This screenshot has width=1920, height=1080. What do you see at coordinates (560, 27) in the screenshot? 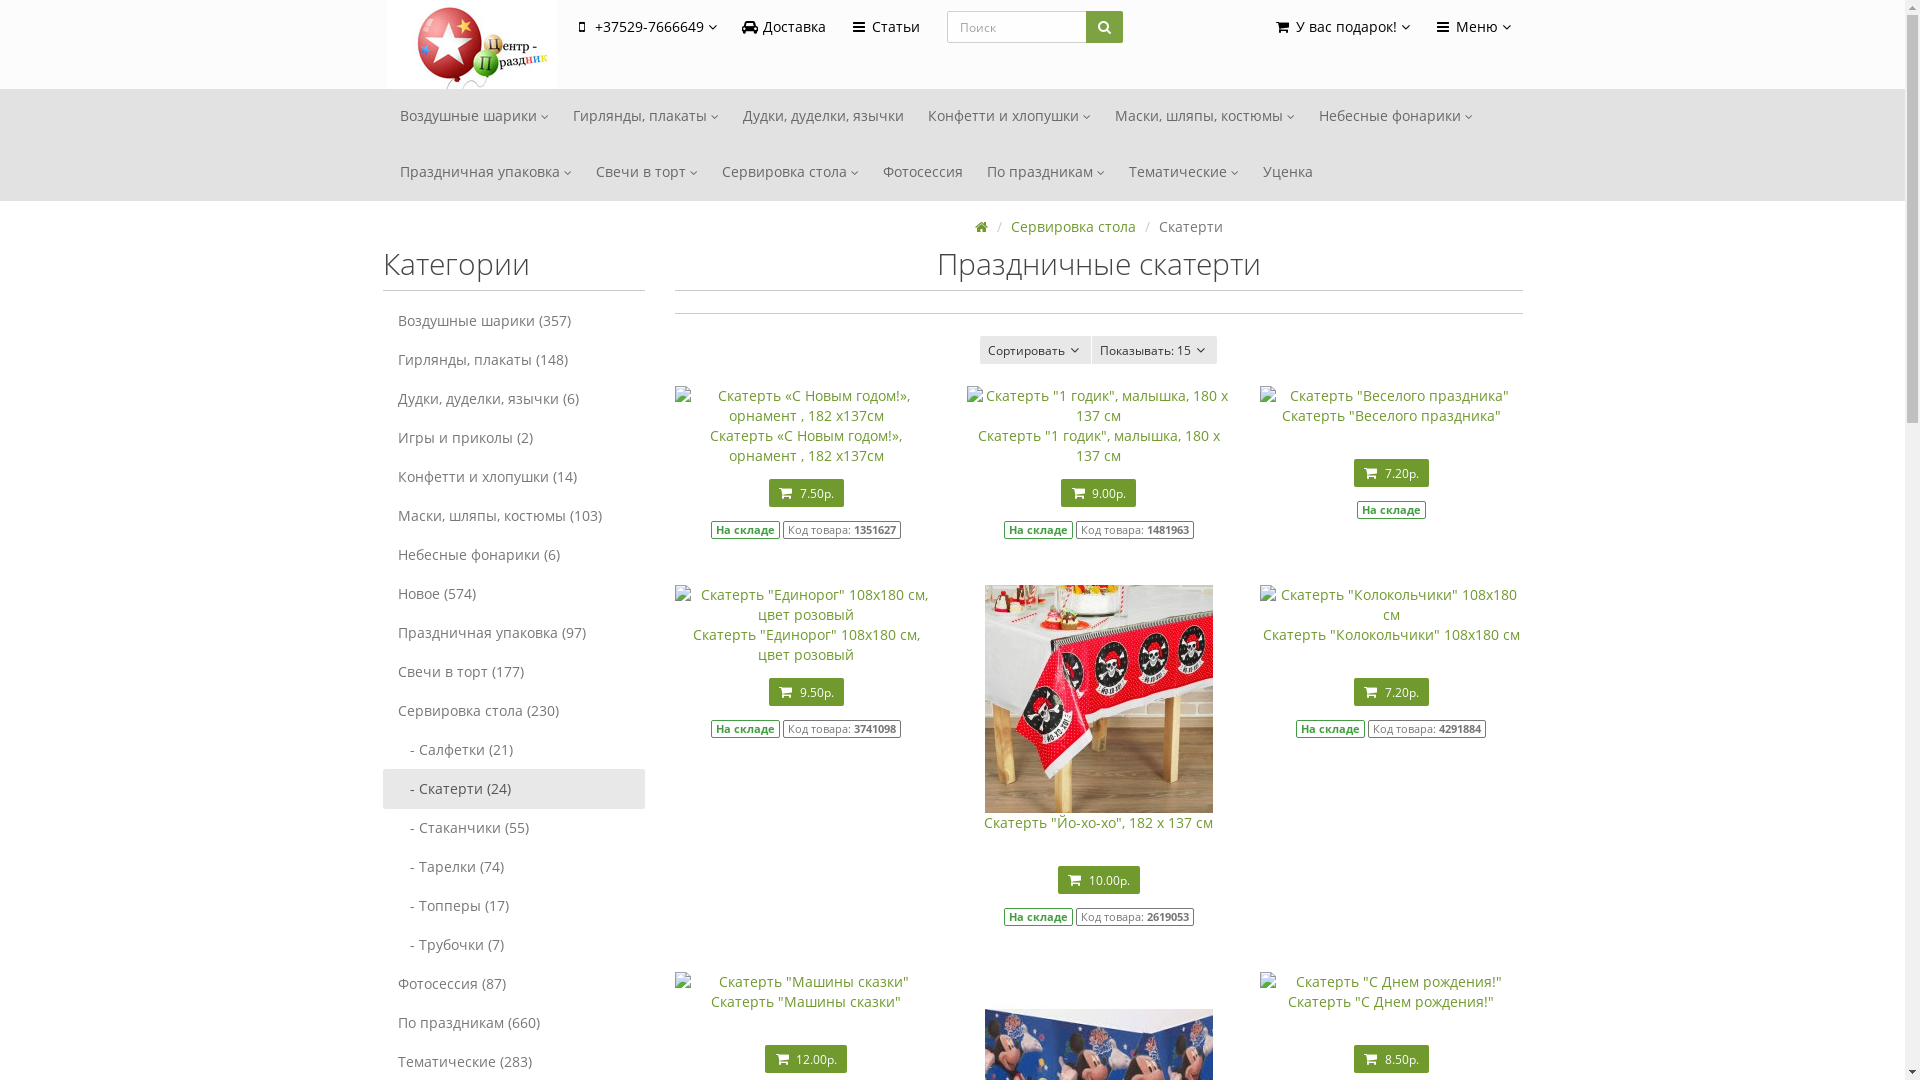
I see `'+37529-7666649'` at bounding box center [560, 27].